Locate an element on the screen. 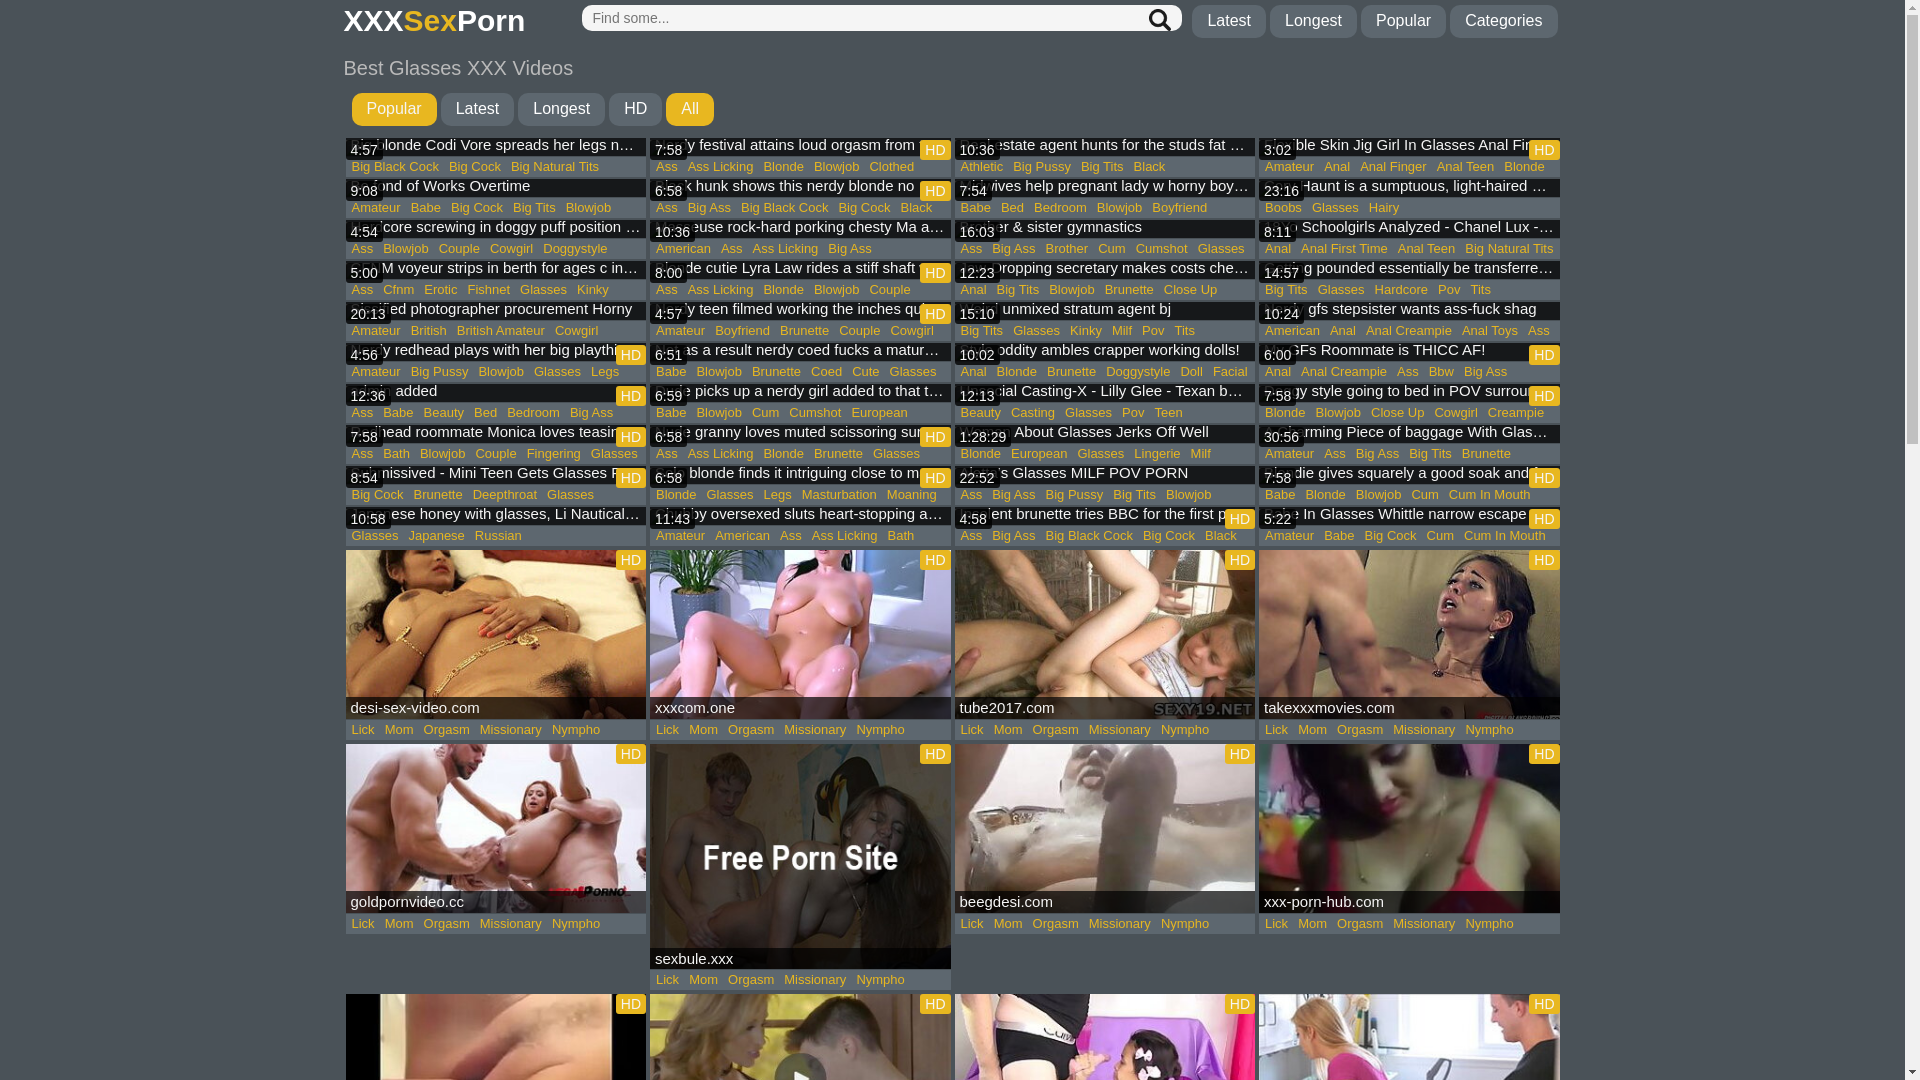  'Bath' is located at coordinates (396, 454).